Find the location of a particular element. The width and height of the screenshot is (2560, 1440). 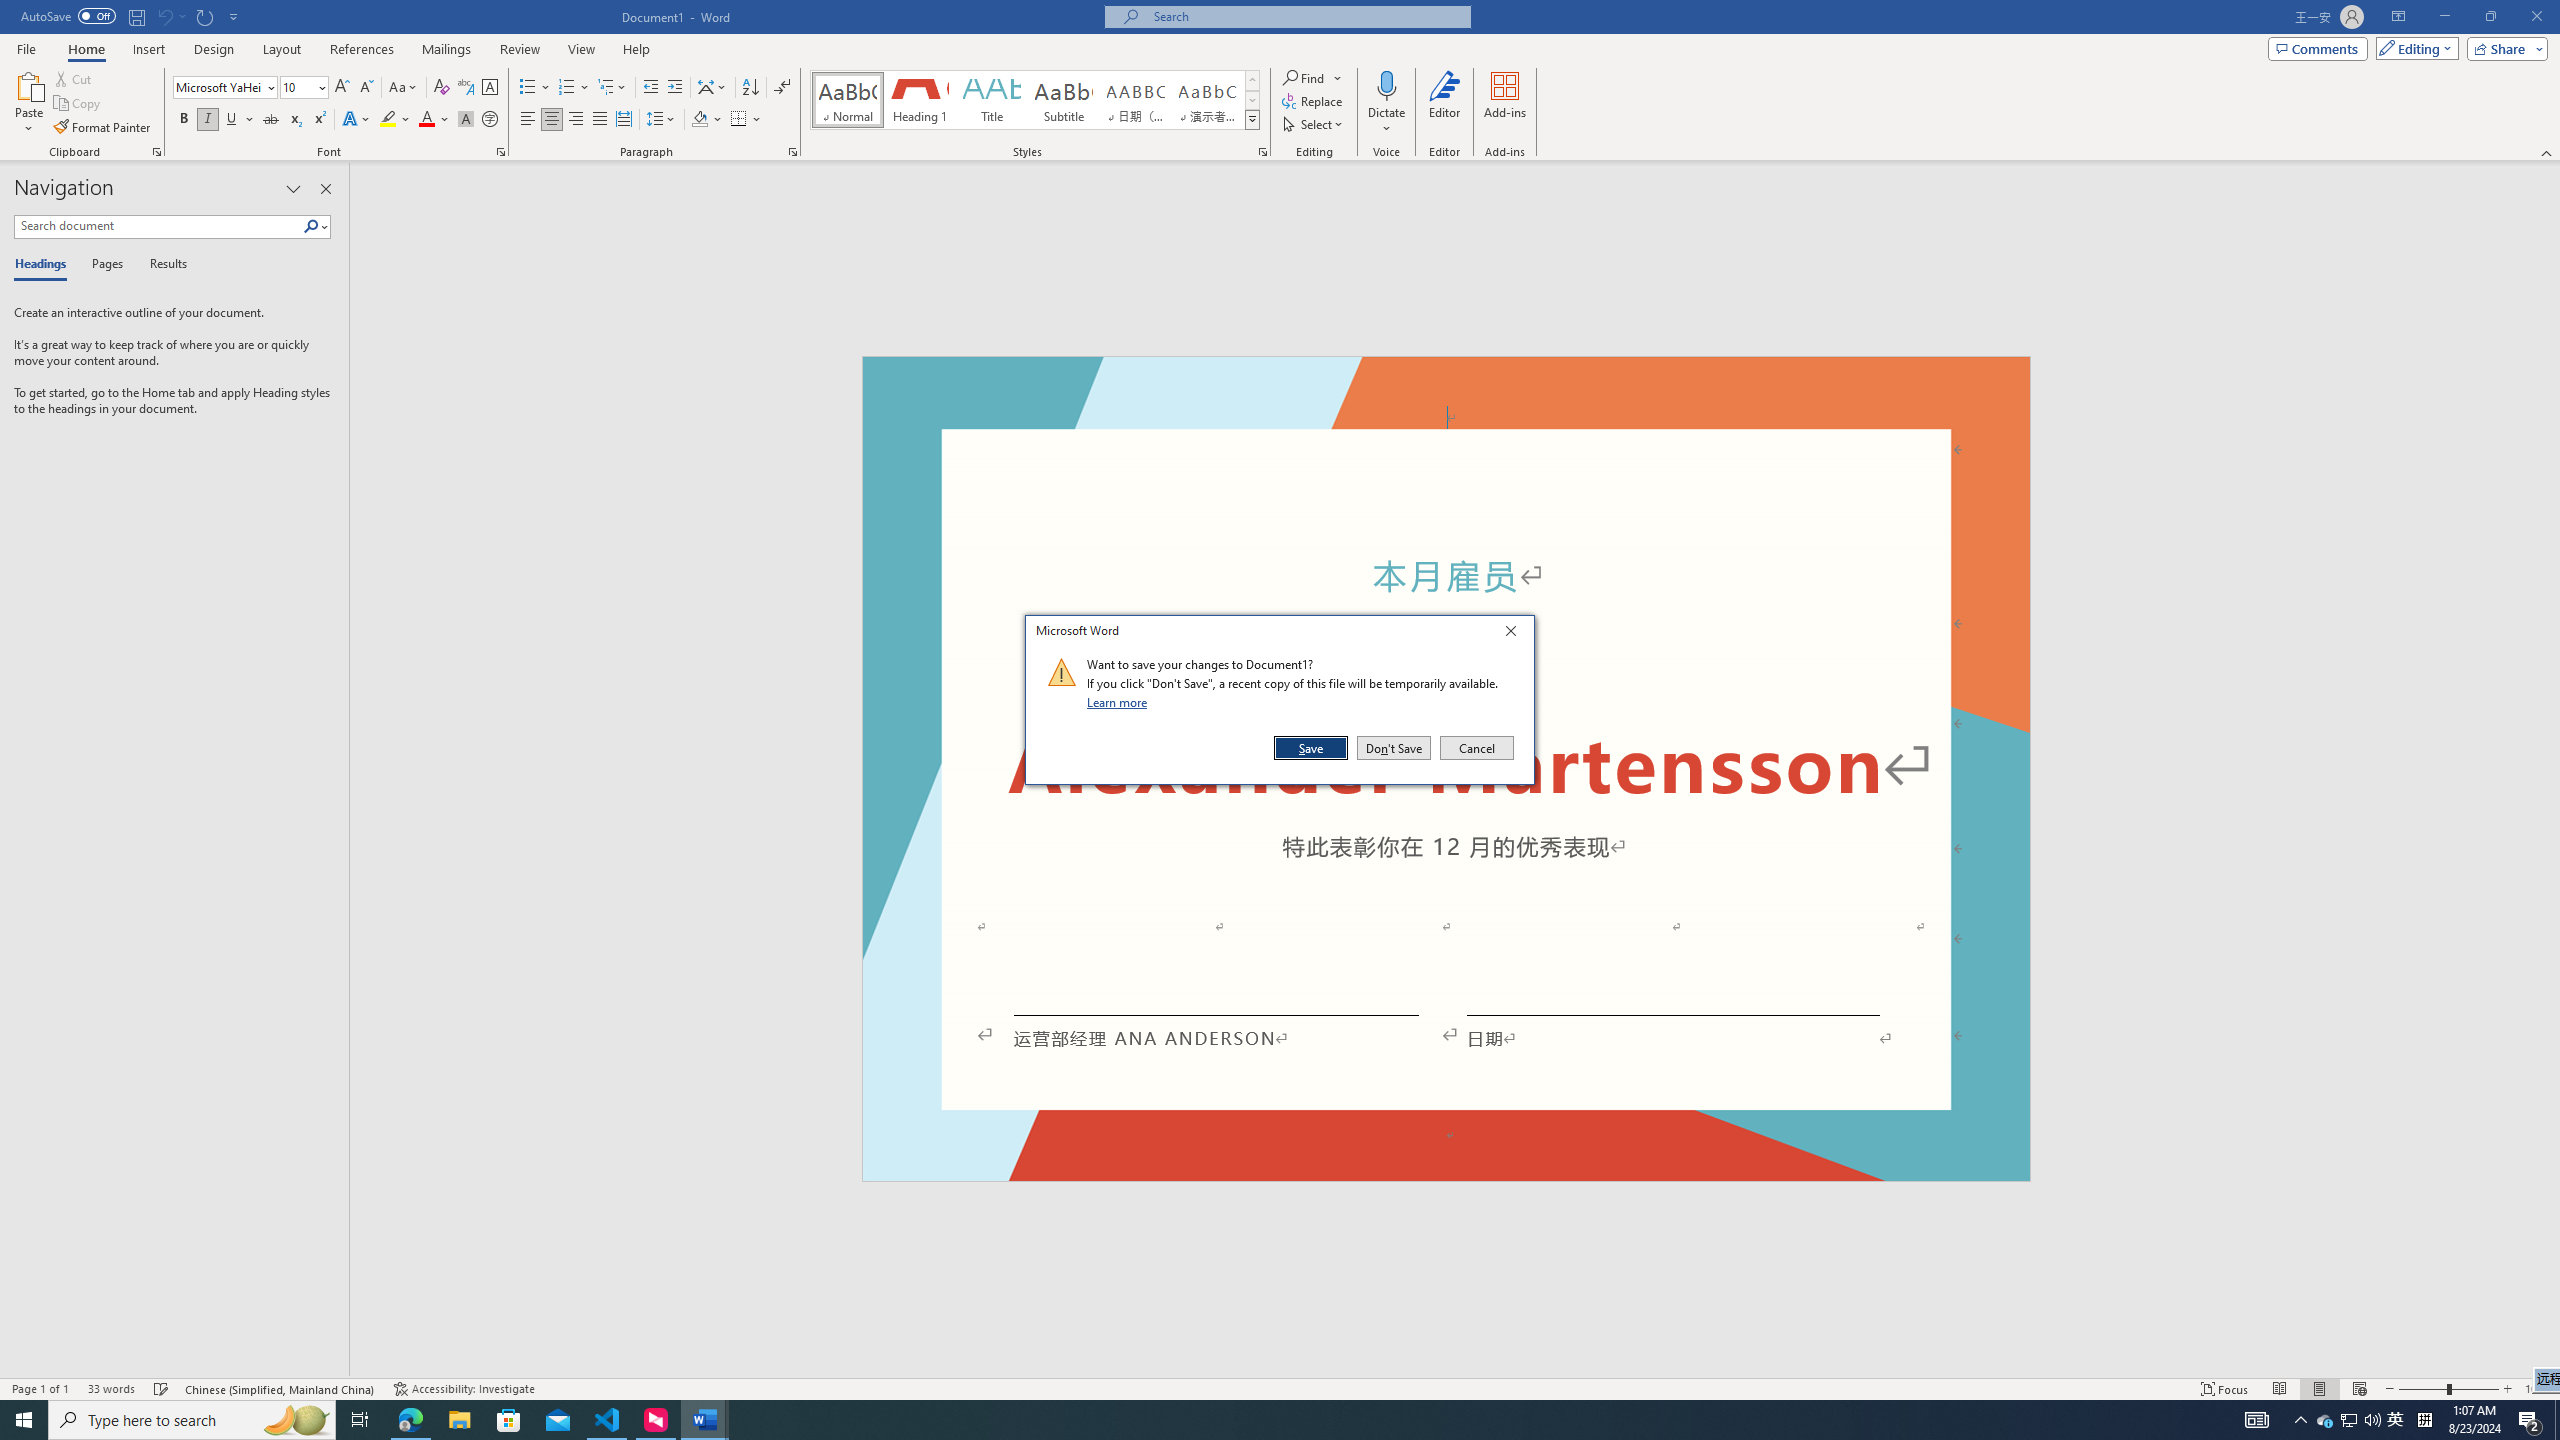

'Spelling and Grammar Check Checking' is located at coordinates (162, 1389).